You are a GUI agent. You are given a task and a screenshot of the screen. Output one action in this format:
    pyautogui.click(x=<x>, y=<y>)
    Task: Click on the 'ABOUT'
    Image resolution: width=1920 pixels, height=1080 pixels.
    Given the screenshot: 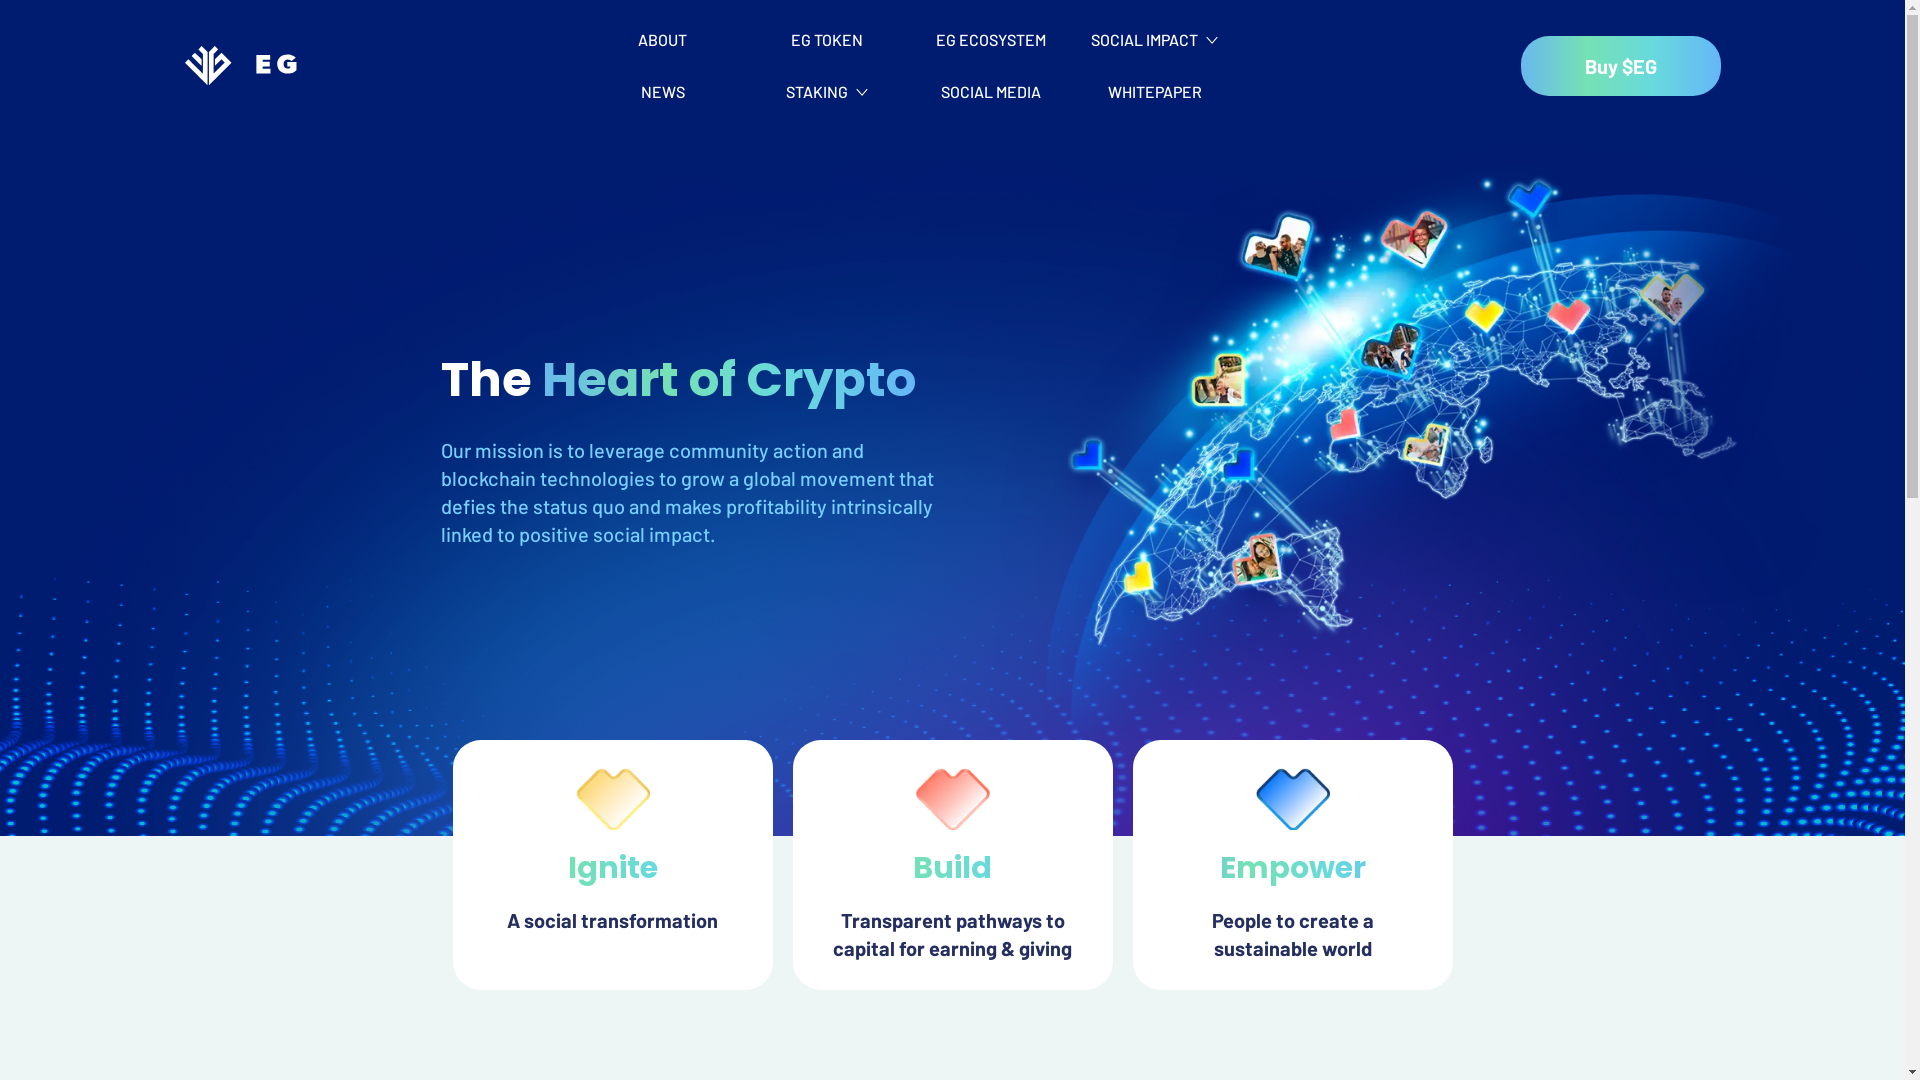 What is the action you would take?
    pyautogui.click(x=580, y=39)
    